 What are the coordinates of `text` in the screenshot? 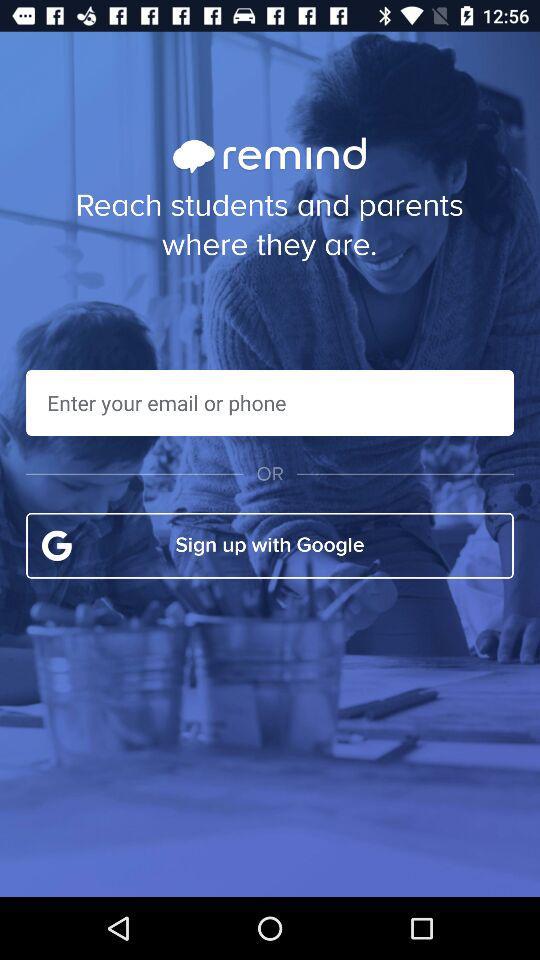 It's located at (270, 401).